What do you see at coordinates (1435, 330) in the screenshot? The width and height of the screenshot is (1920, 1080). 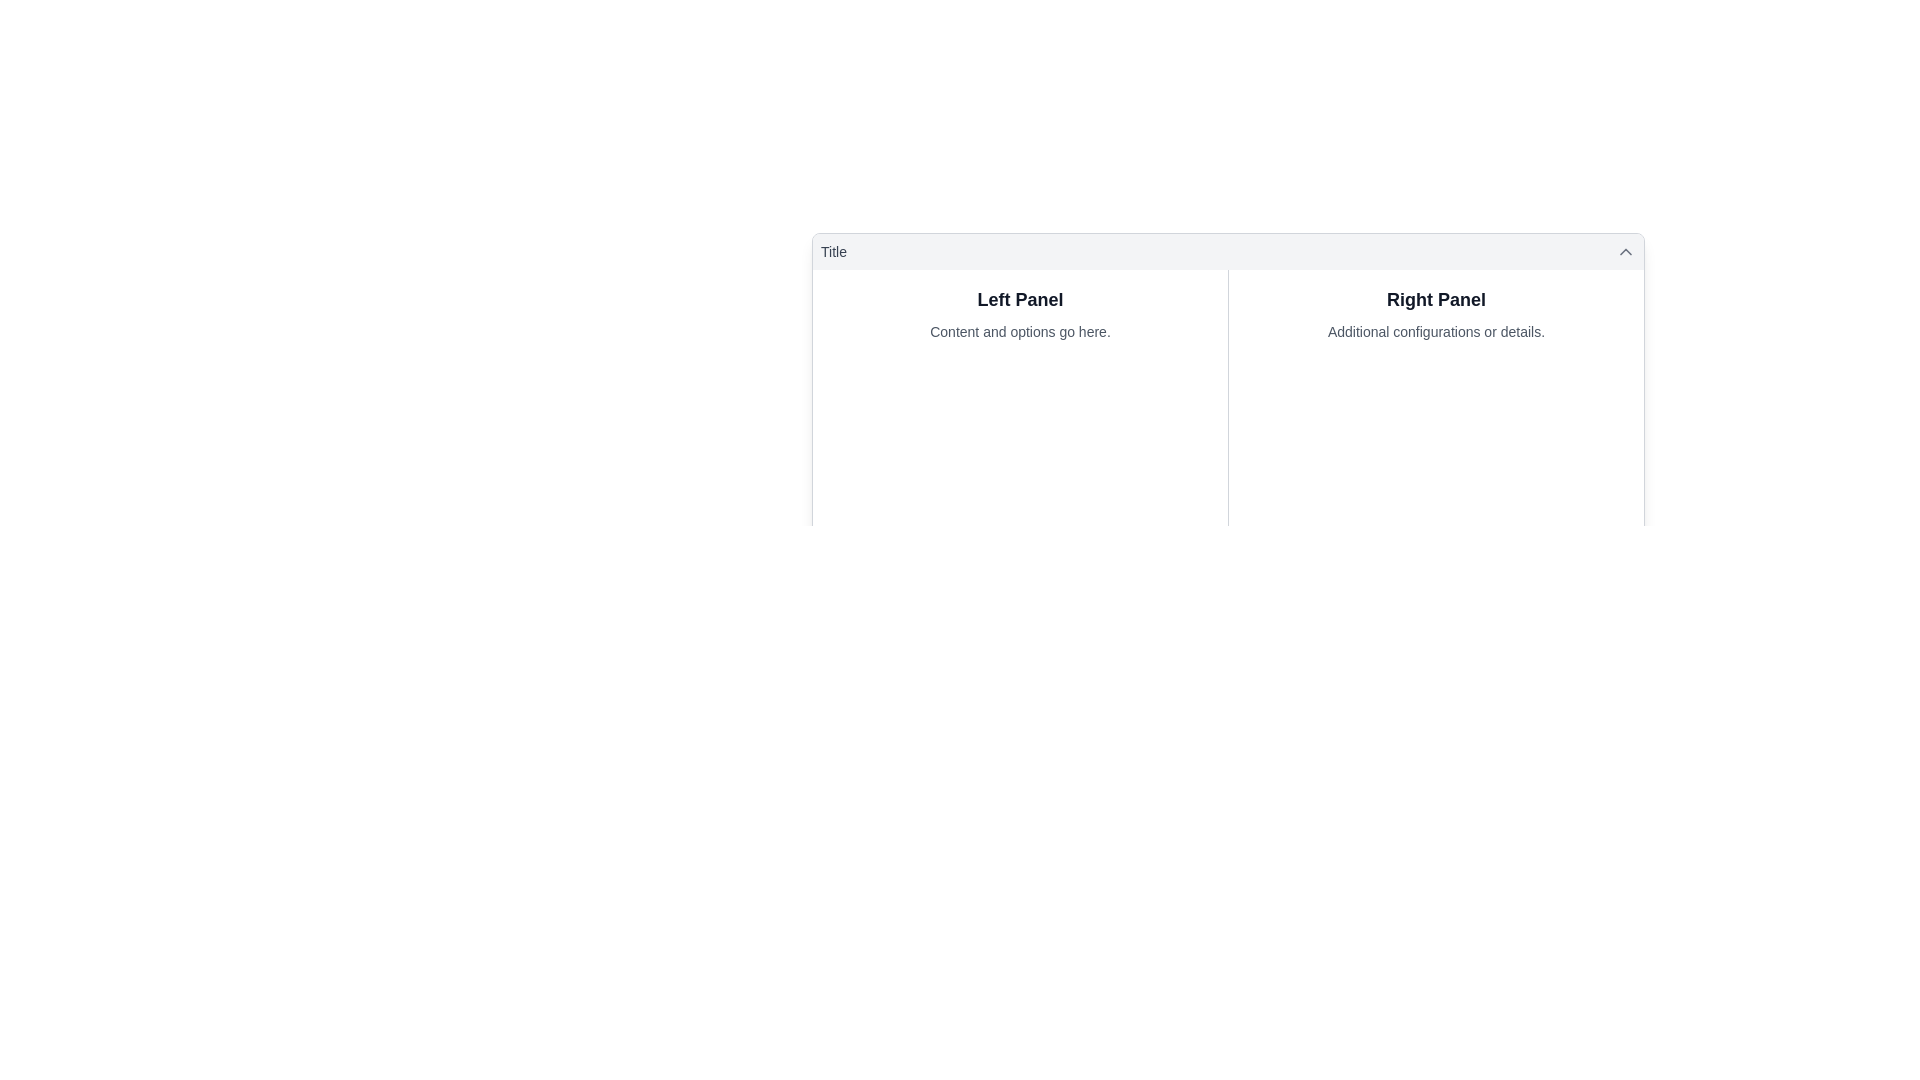 I see `the text label that contains 'Additional configurations or details.' located in the right panel beneath the 'Right Panel' title` at bounding box center [1435, 330].